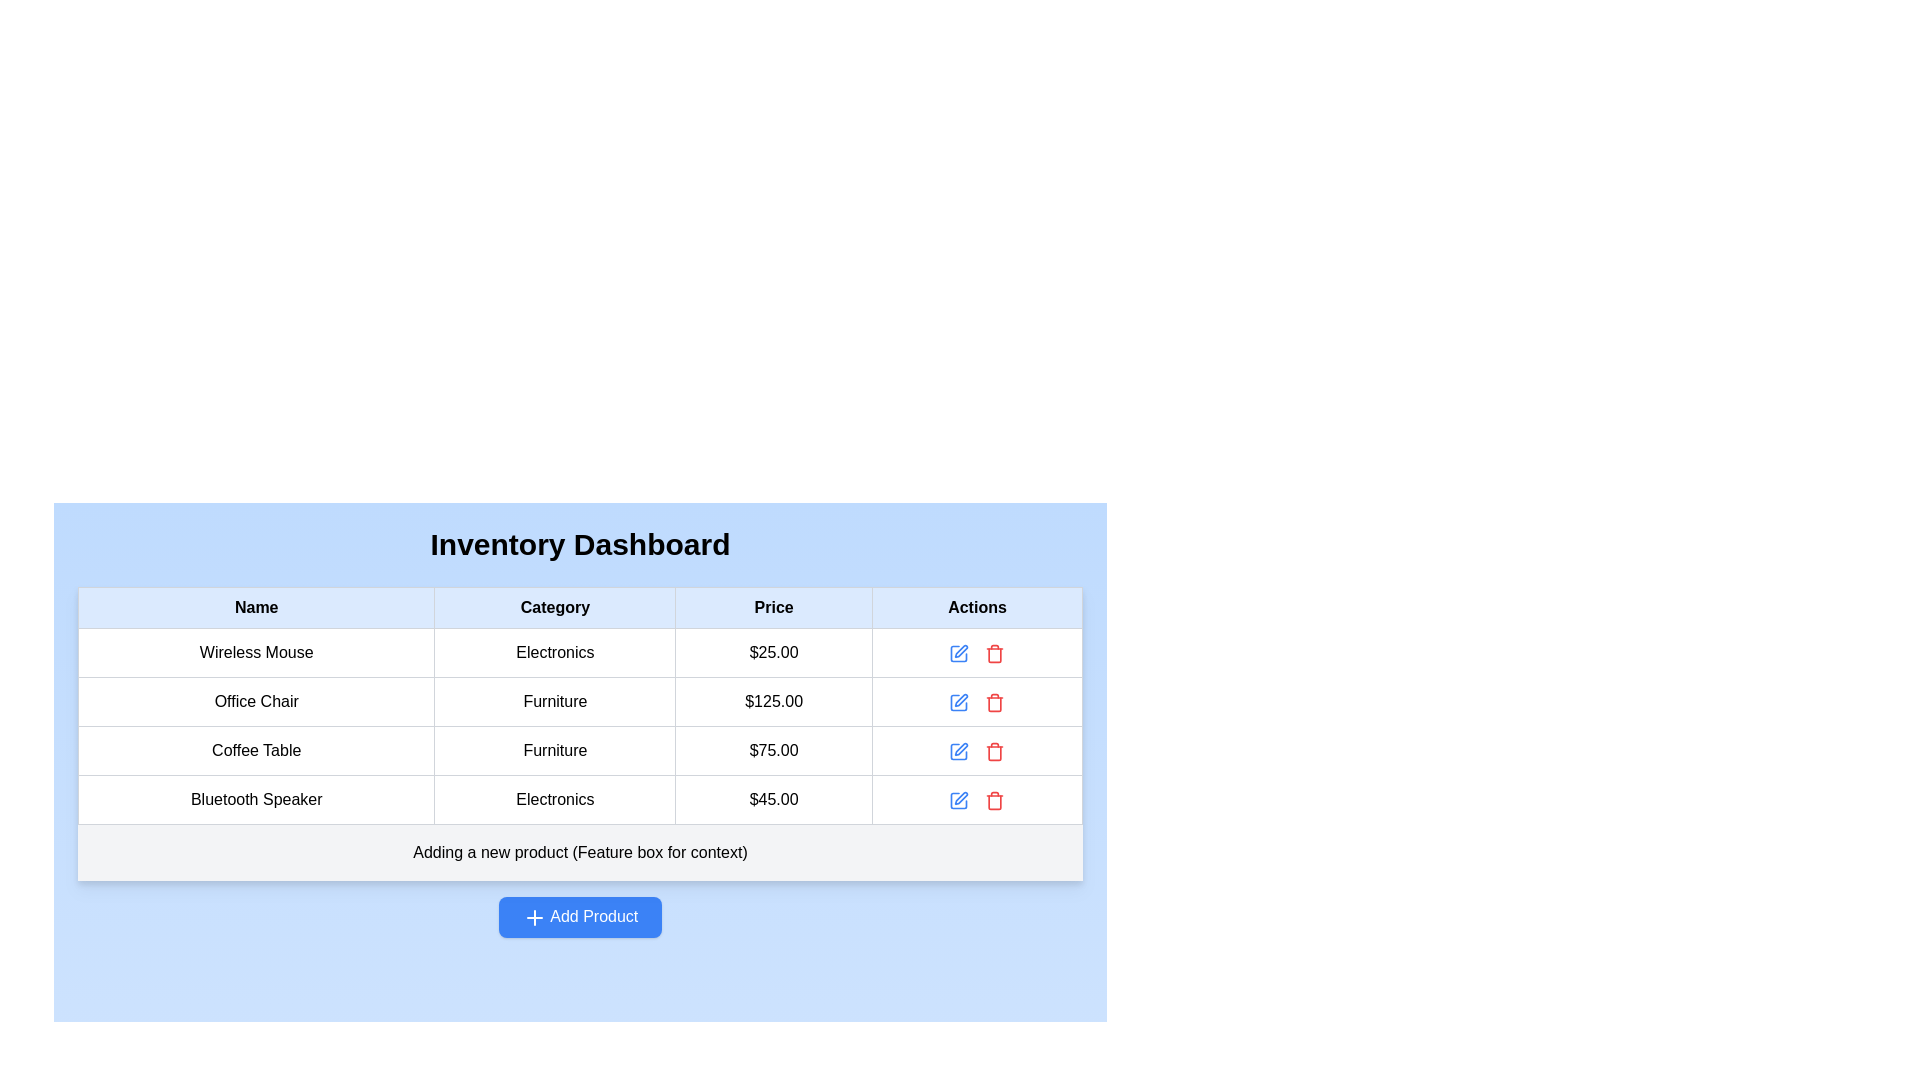 This screenshot has width=1920, height=1080. Describe the element at coordinates (555, 751) in the screenshot. I see `the 'Furniture' category label in the third row of the table, which indicates the product 'Coffee Table'` at that location.